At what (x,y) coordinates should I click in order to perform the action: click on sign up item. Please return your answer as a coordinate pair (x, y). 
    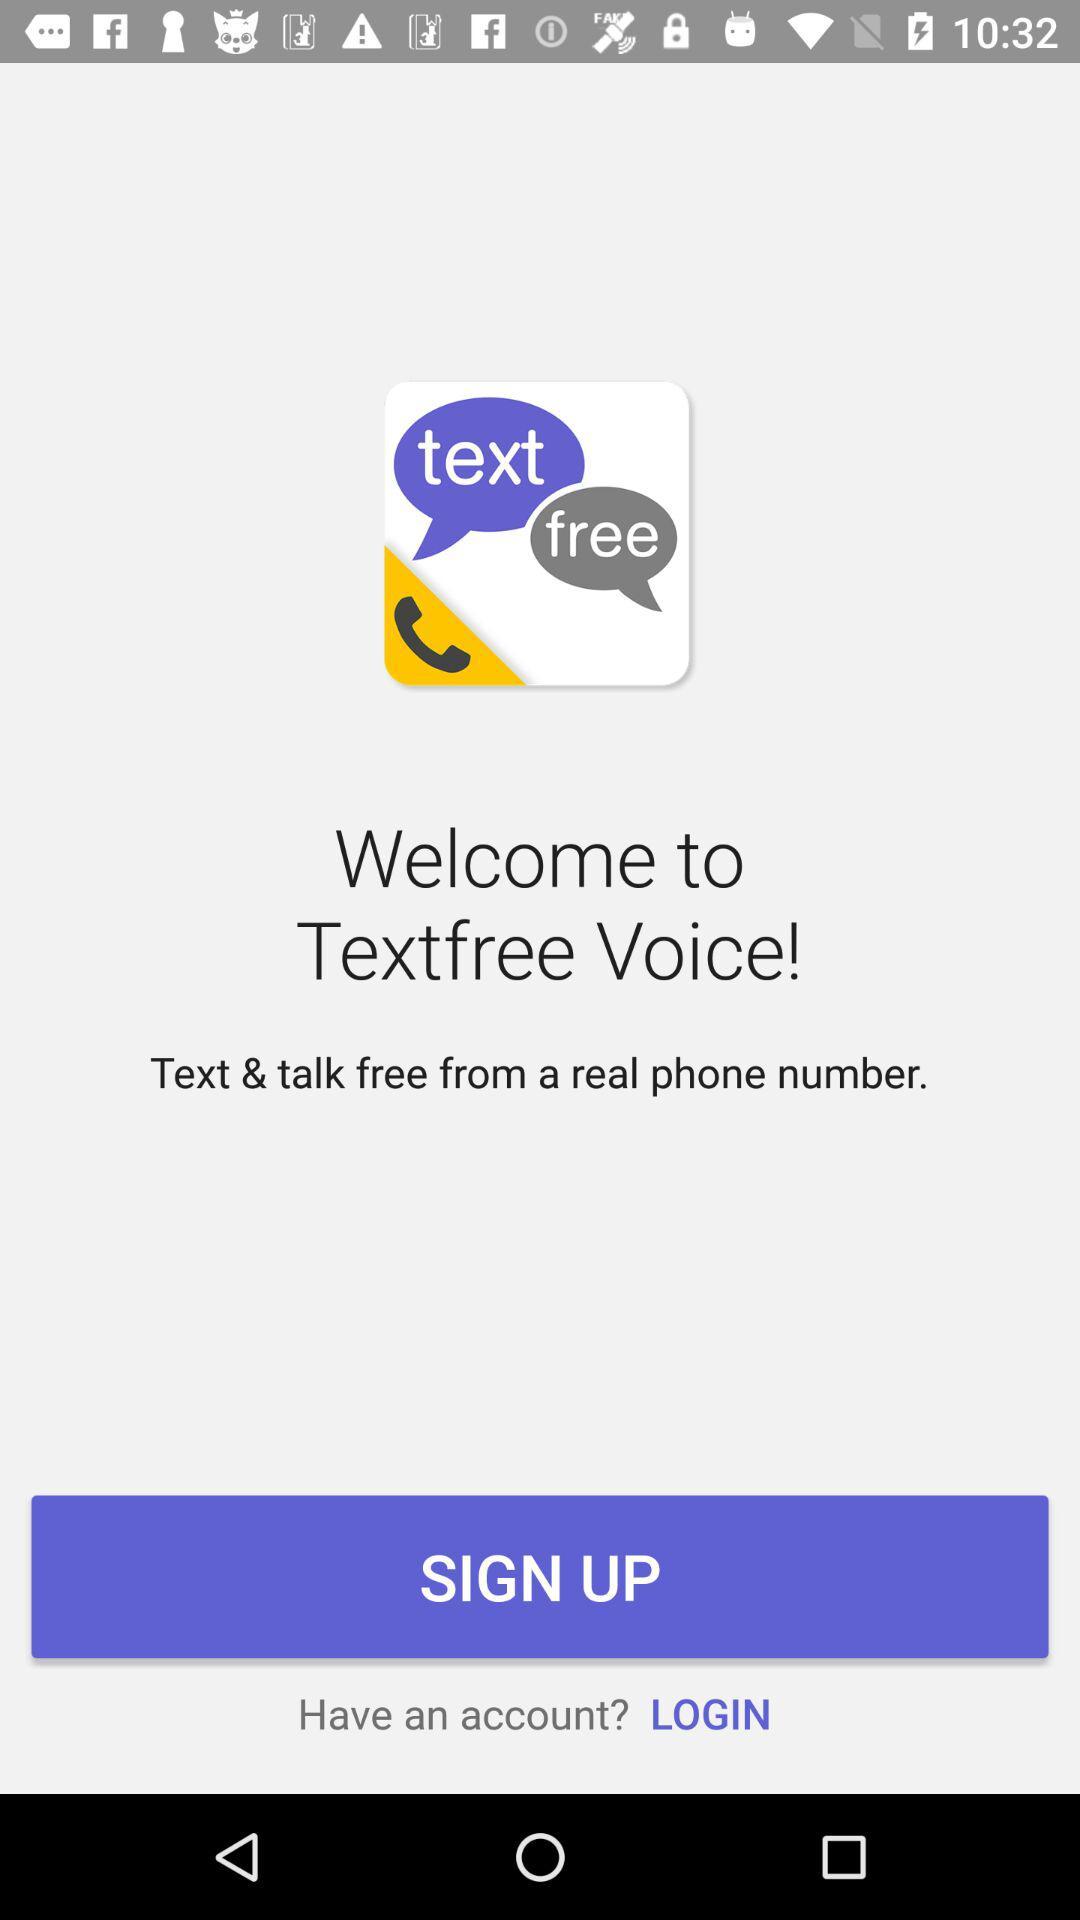
    Looking at the image, I should click on (540, 1575).